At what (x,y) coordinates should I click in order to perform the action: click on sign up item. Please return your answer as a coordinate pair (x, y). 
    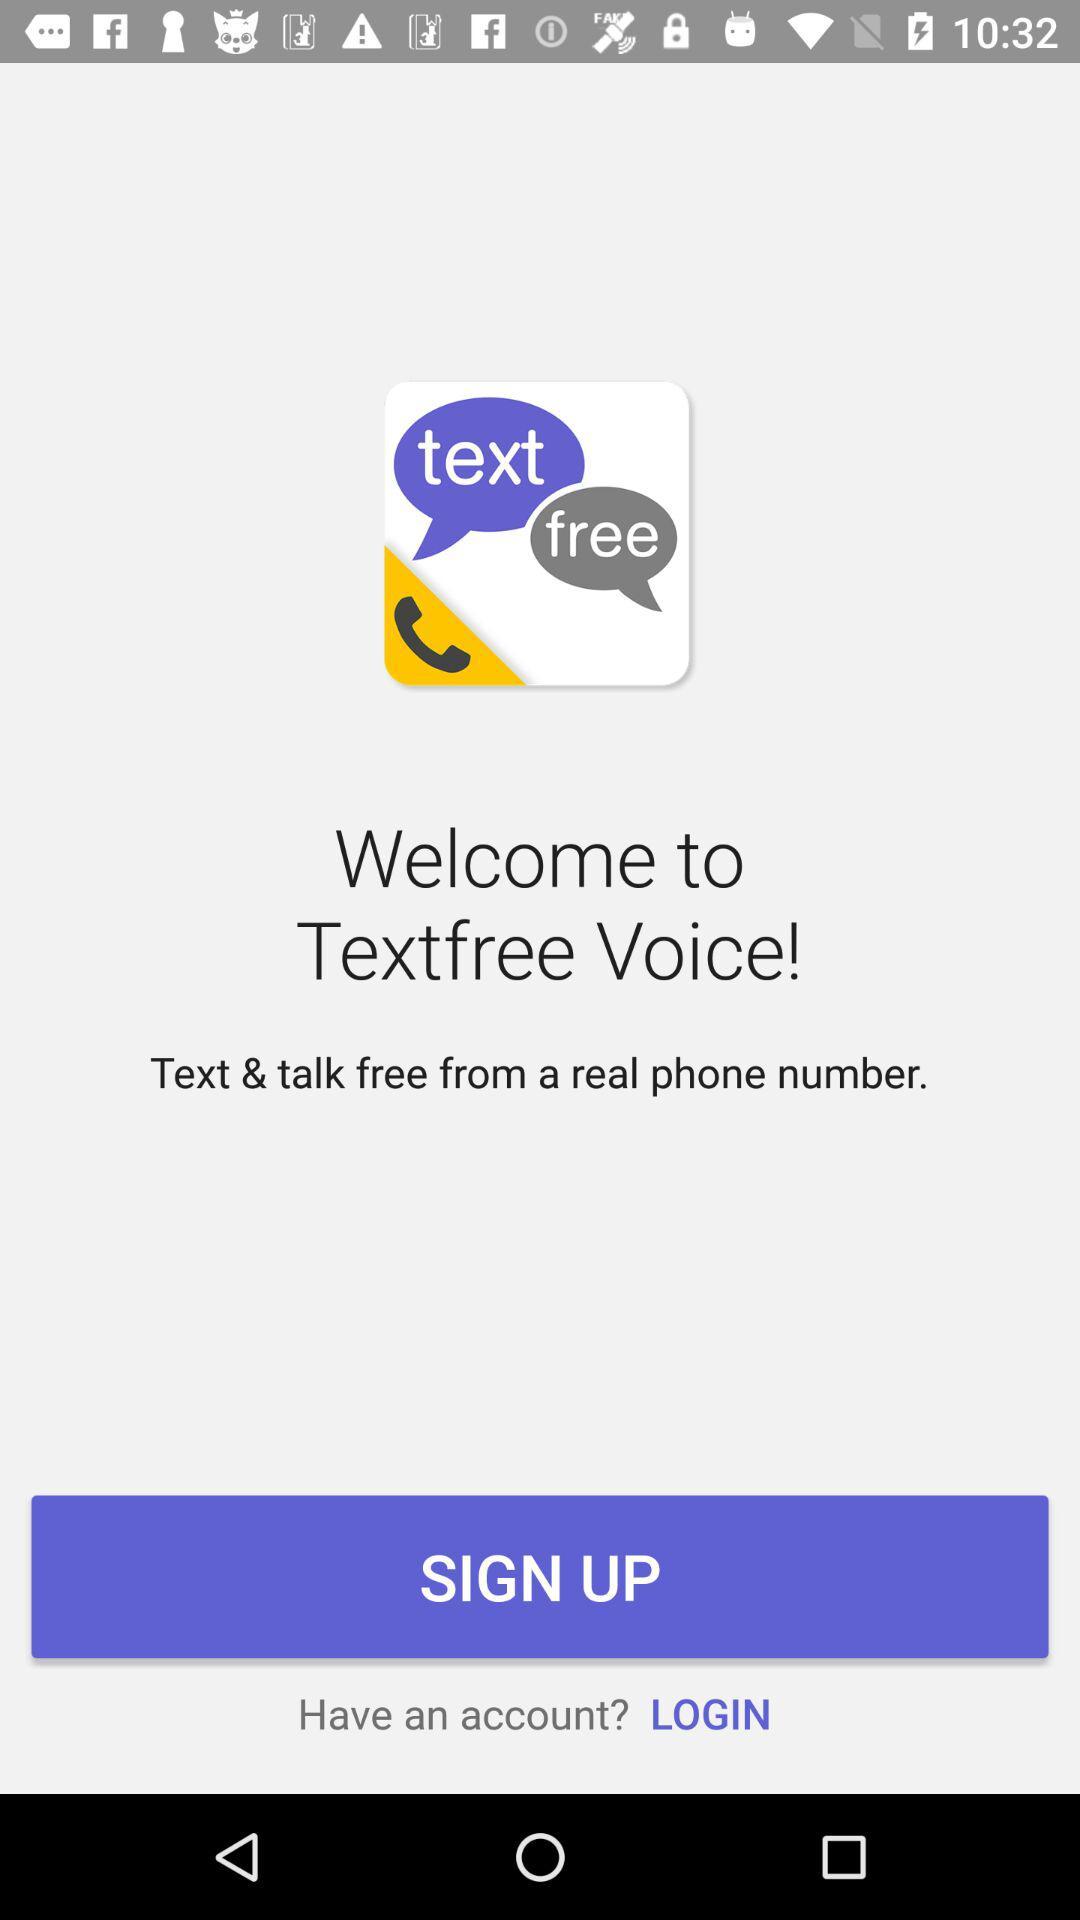
    Looking at the image, I should click on (540, 1575).